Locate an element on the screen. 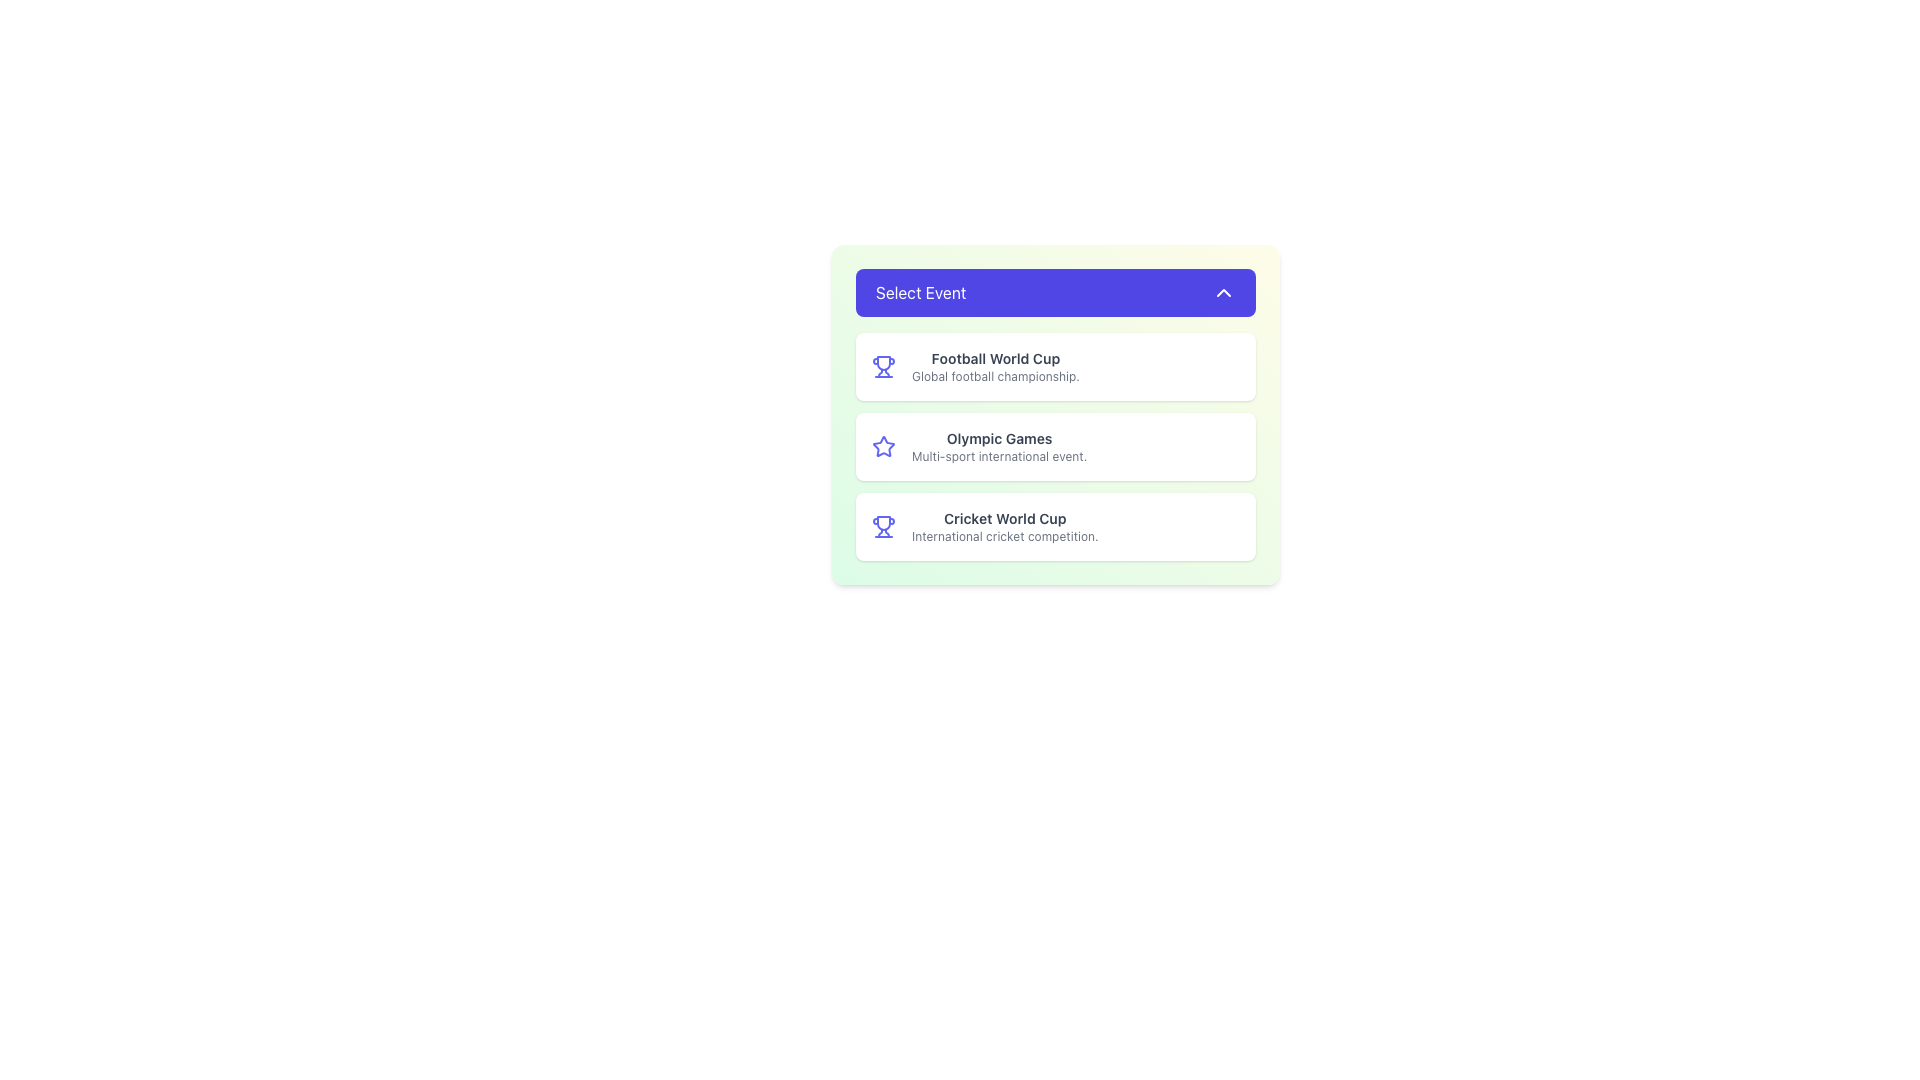 The width and height of the screenshot is (1920, 1080). the Decorative Icon associated with the 'Olympic Games' list item, which is located in the left section of the second list item in a vertically stacked list is located at coordinates (882, 446).